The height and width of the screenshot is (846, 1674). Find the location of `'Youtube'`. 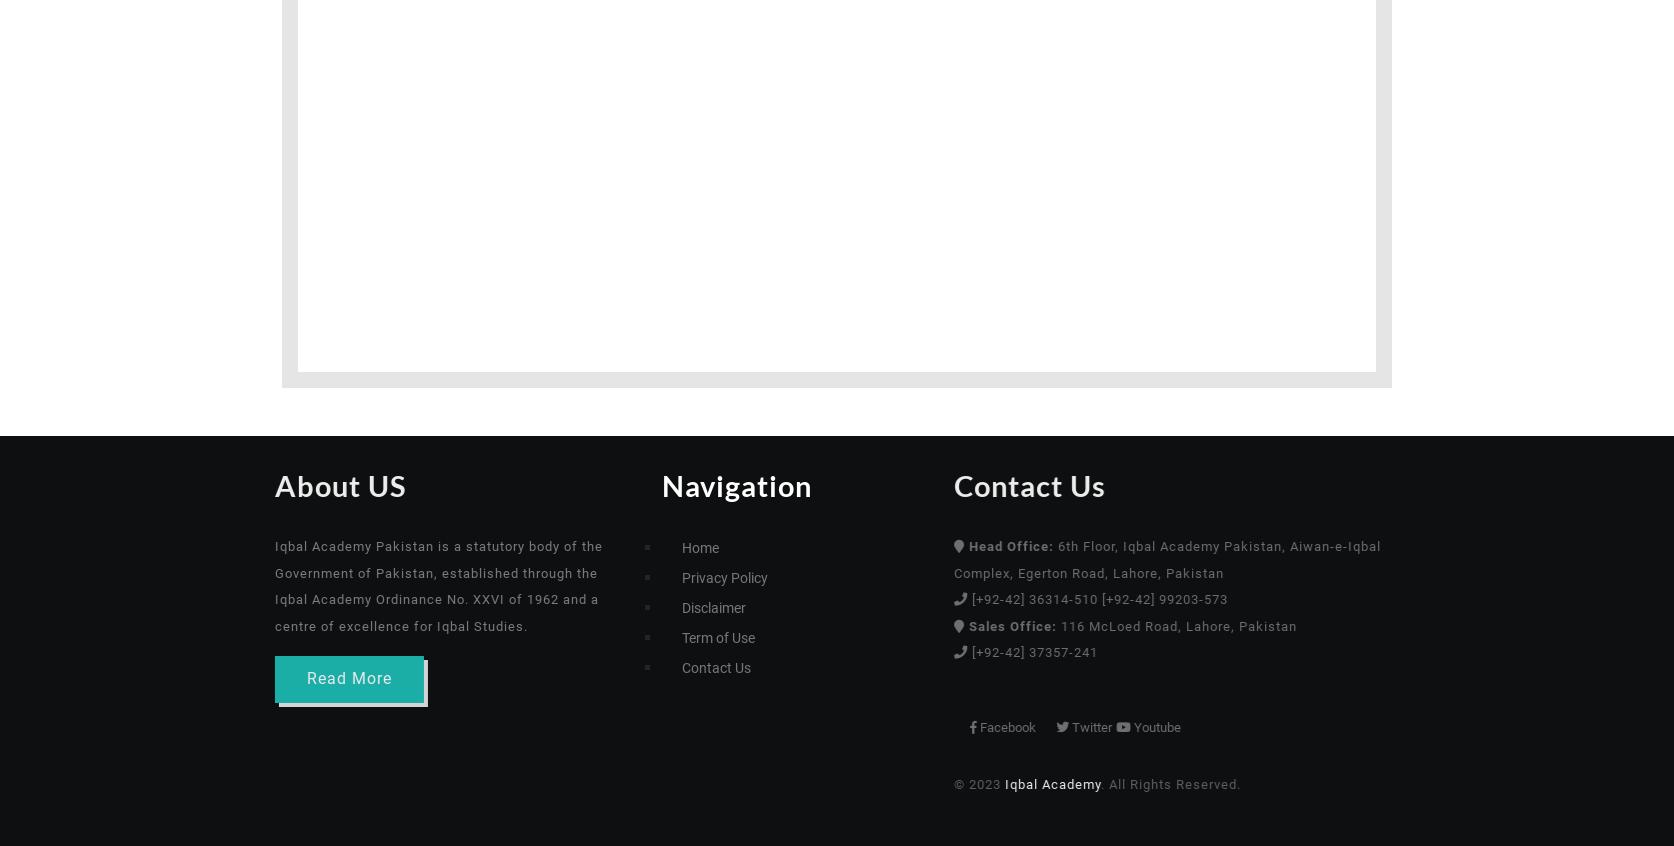

'Youtube' is located at coordinates (1246, 725).